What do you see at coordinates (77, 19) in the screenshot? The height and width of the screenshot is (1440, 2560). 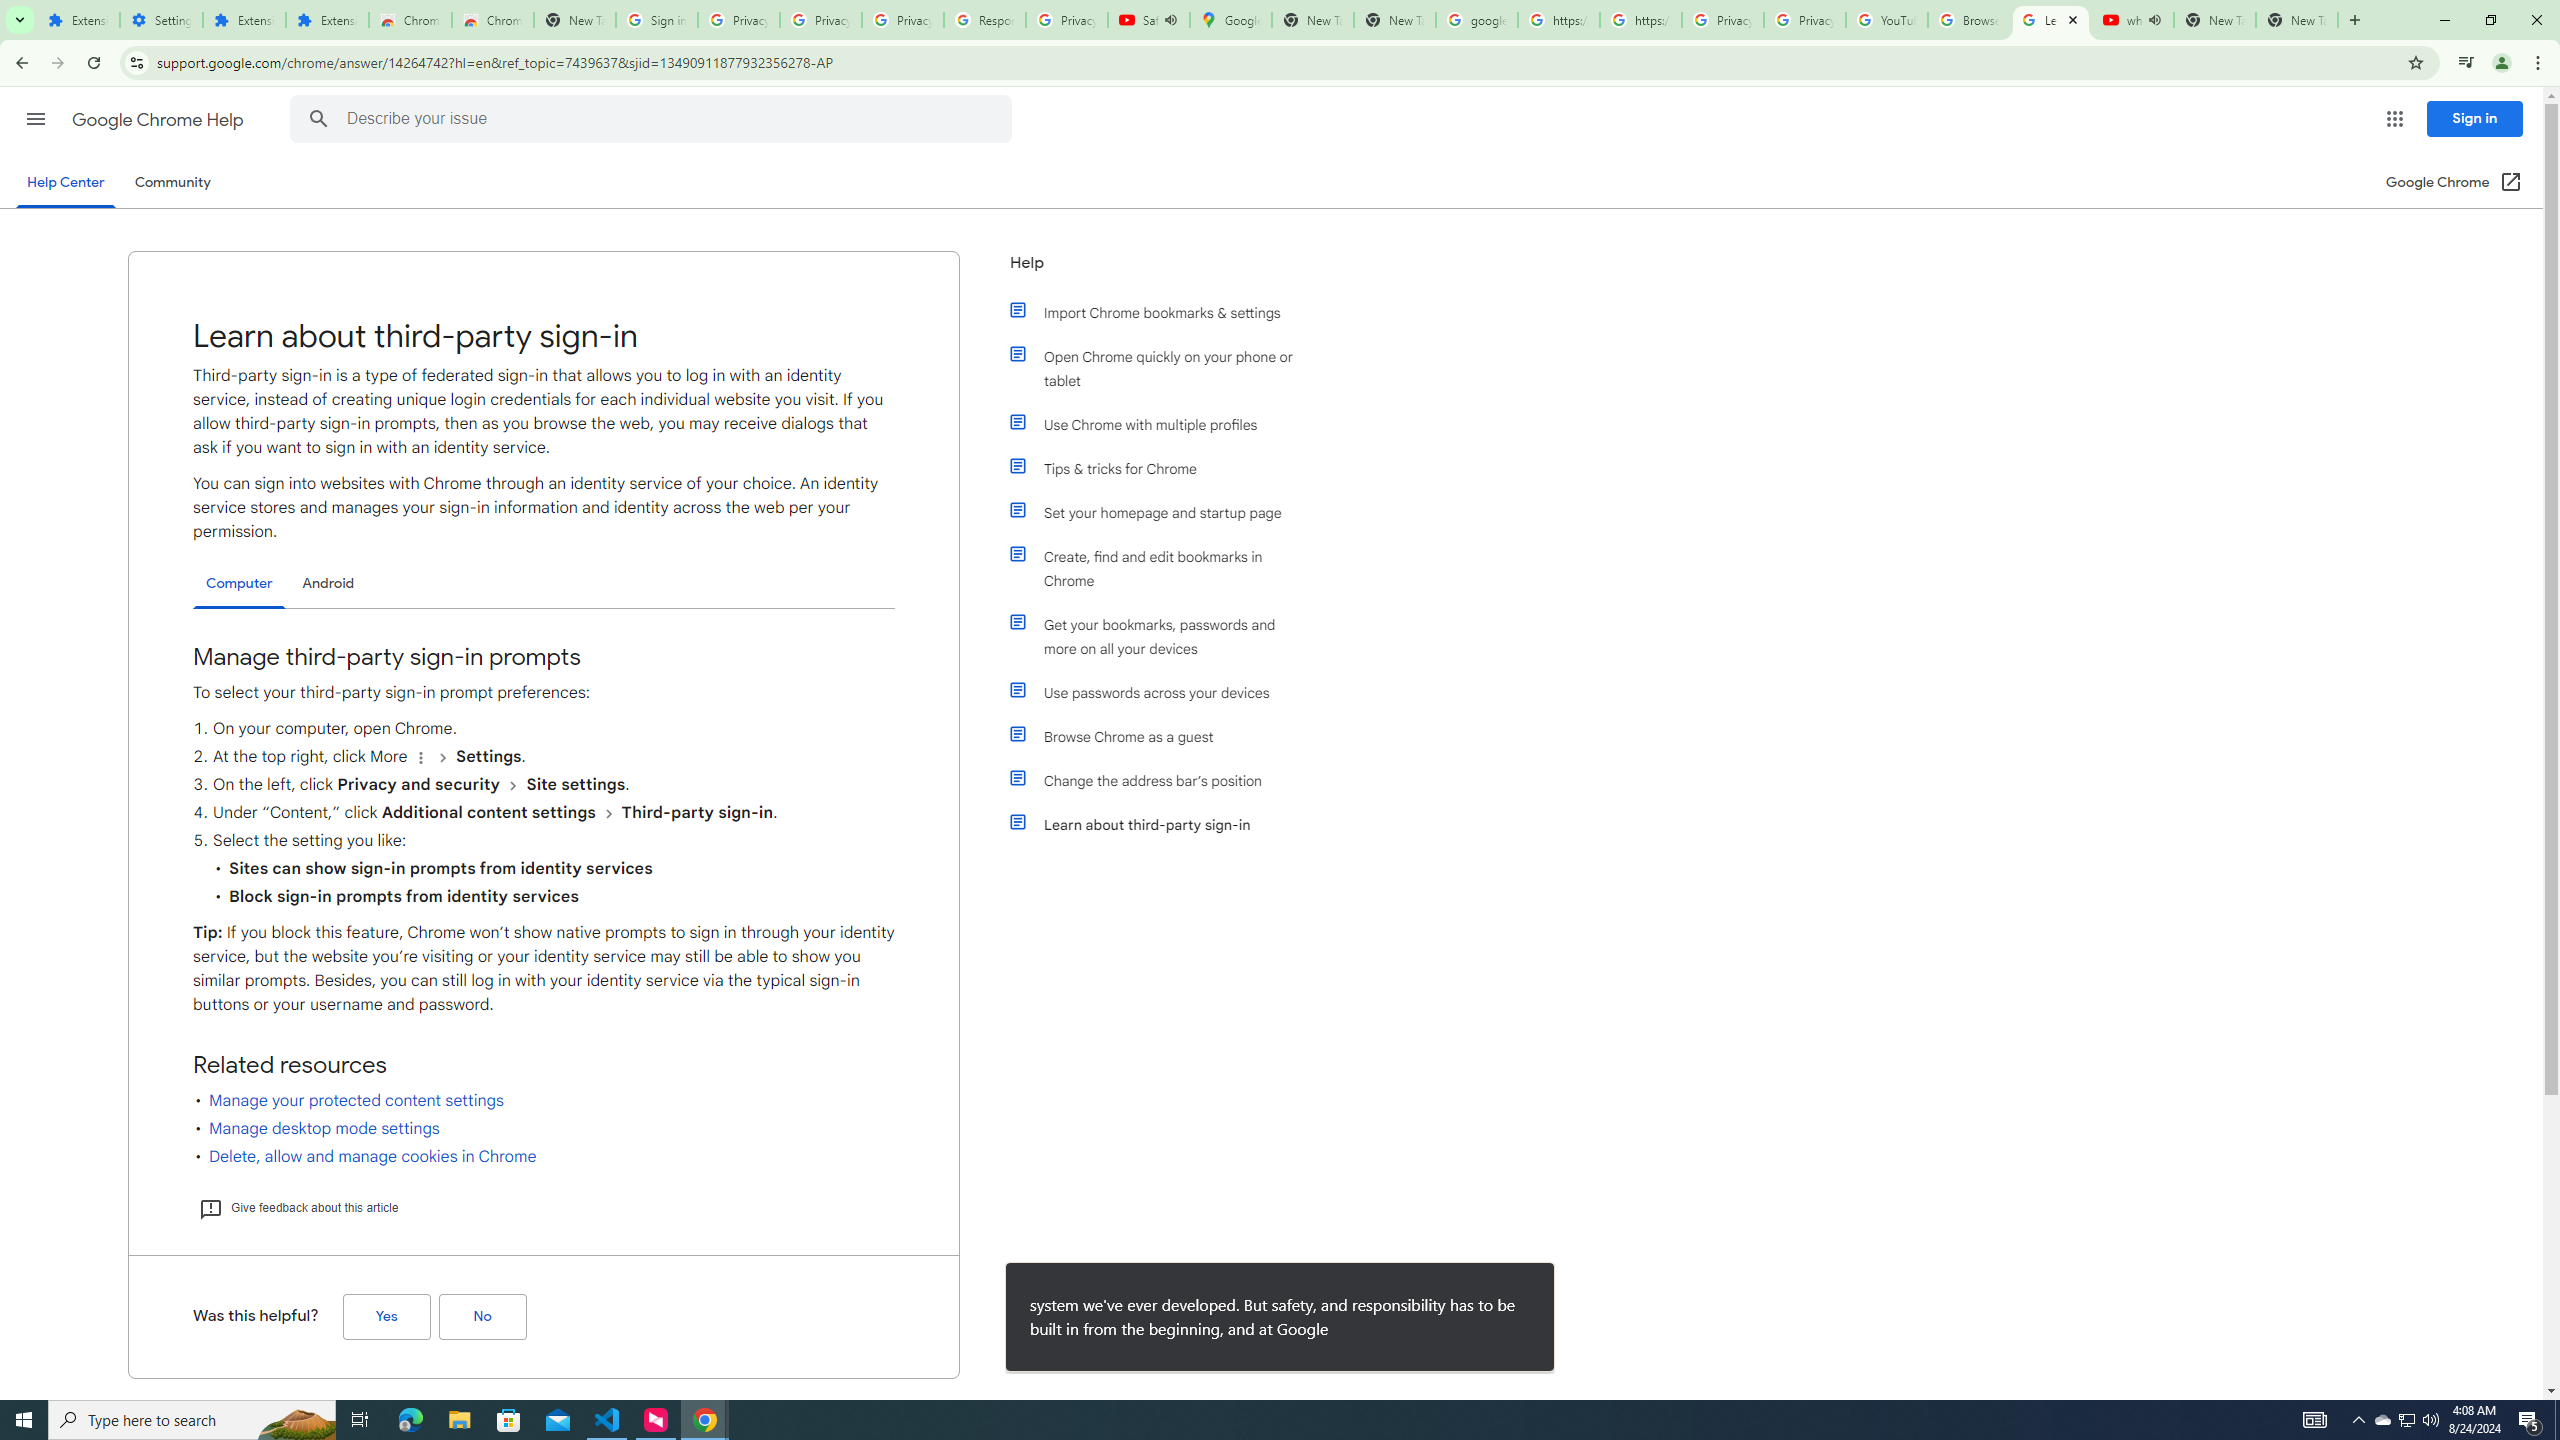 I see `'Extensions'` at bounding box center [77, 19].